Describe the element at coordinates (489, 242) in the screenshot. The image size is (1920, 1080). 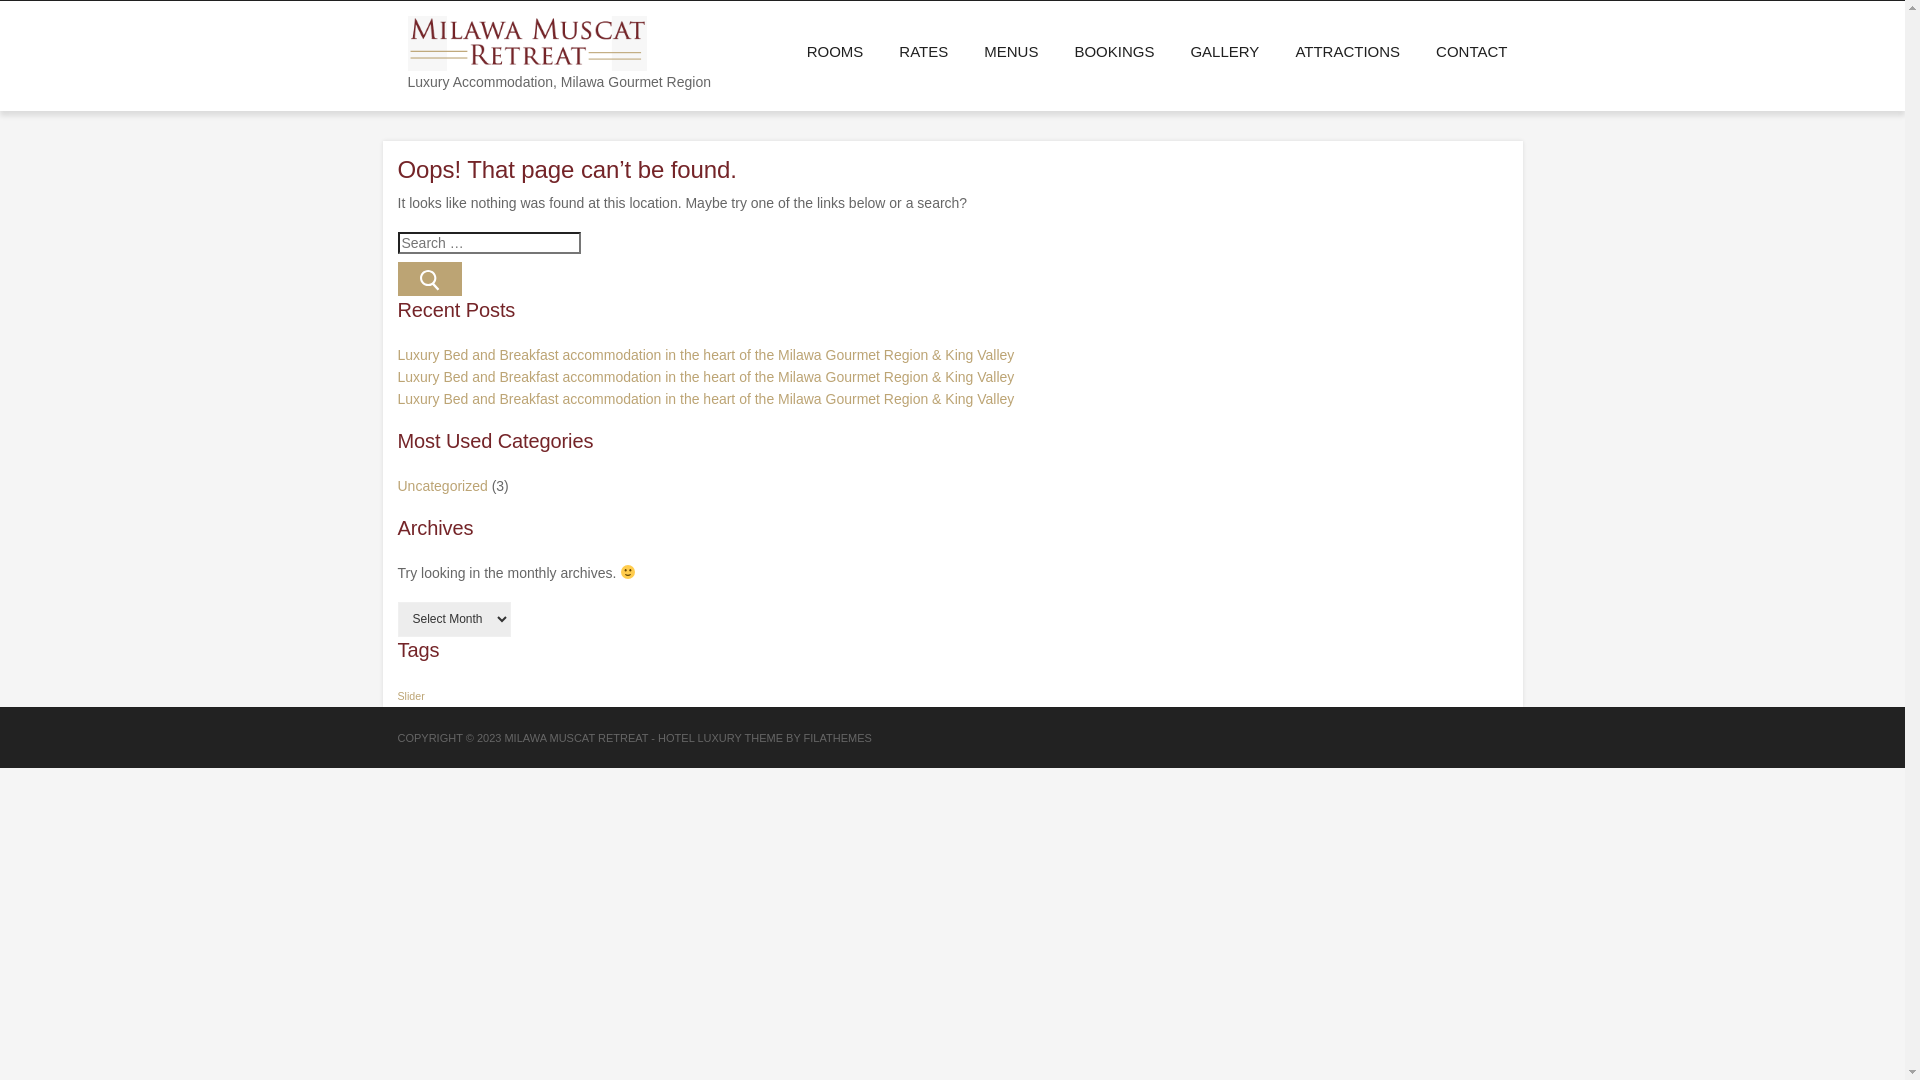
I see `'Search for:'` at that location.